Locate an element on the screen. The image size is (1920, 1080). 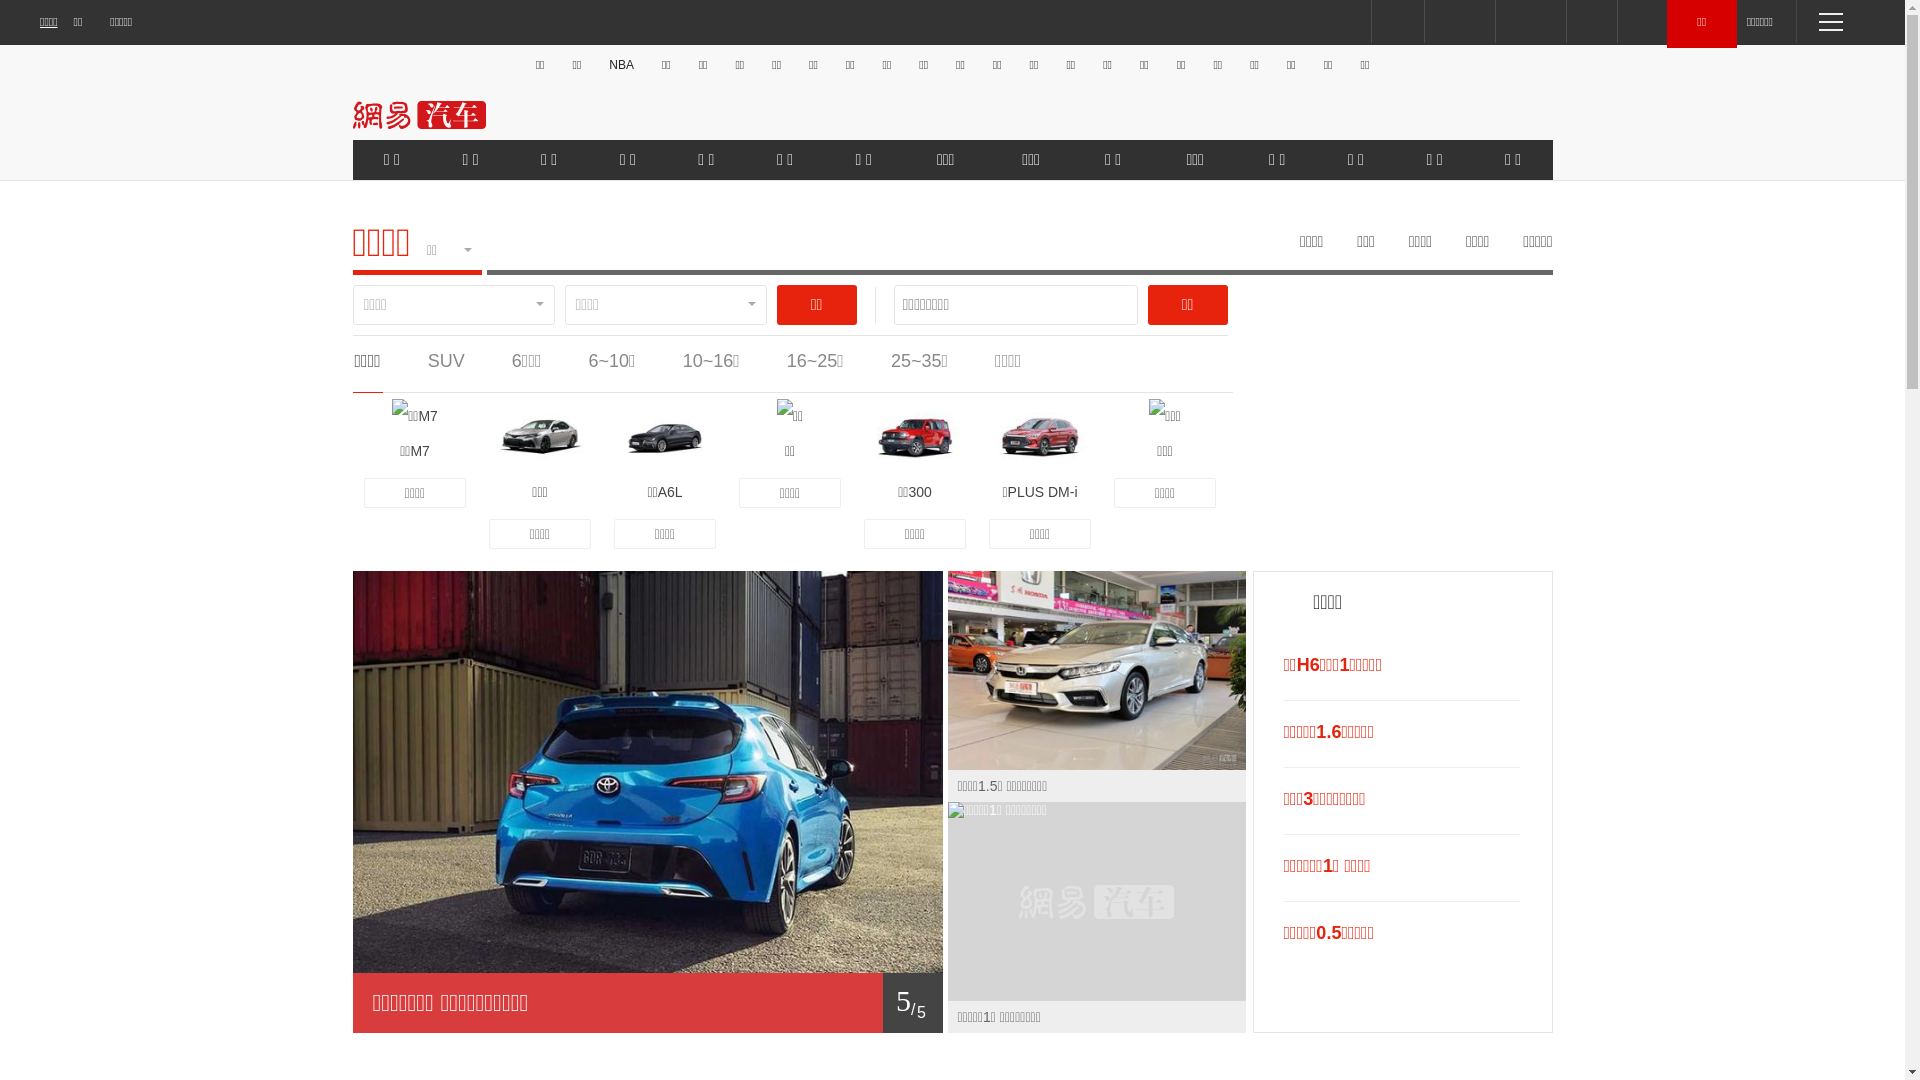
'1/ 5' is located at coordinates (647, 1002).